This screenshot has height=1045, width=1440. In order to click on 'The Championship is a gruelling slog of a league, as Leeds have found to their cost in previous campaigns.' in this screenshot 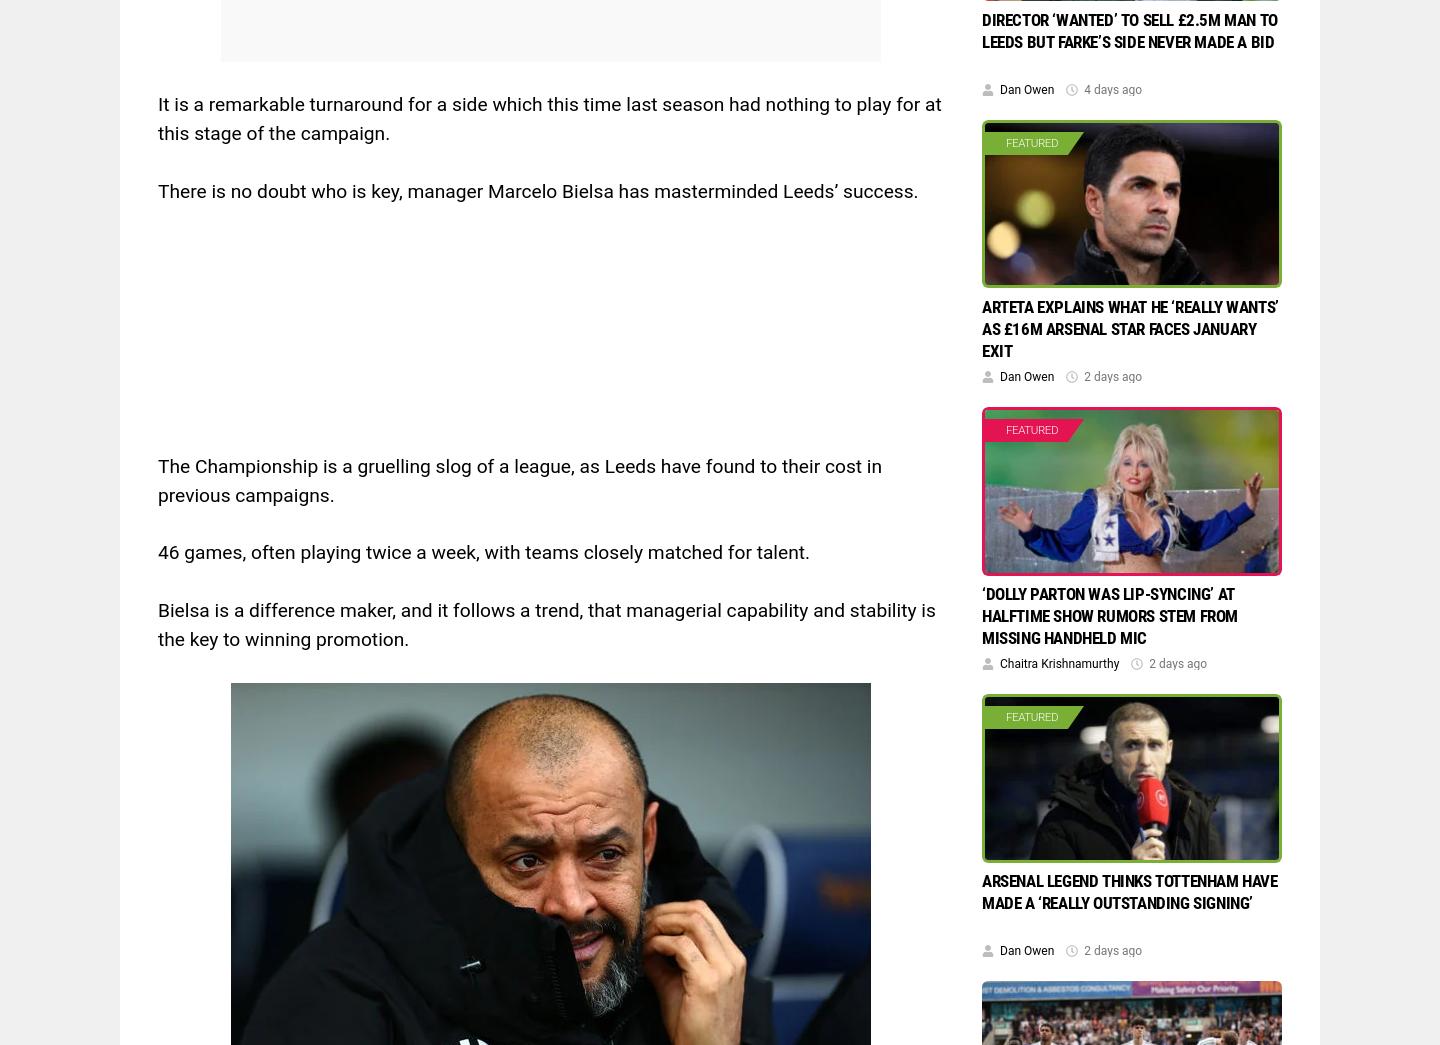, I will do `click(156, 478)`.